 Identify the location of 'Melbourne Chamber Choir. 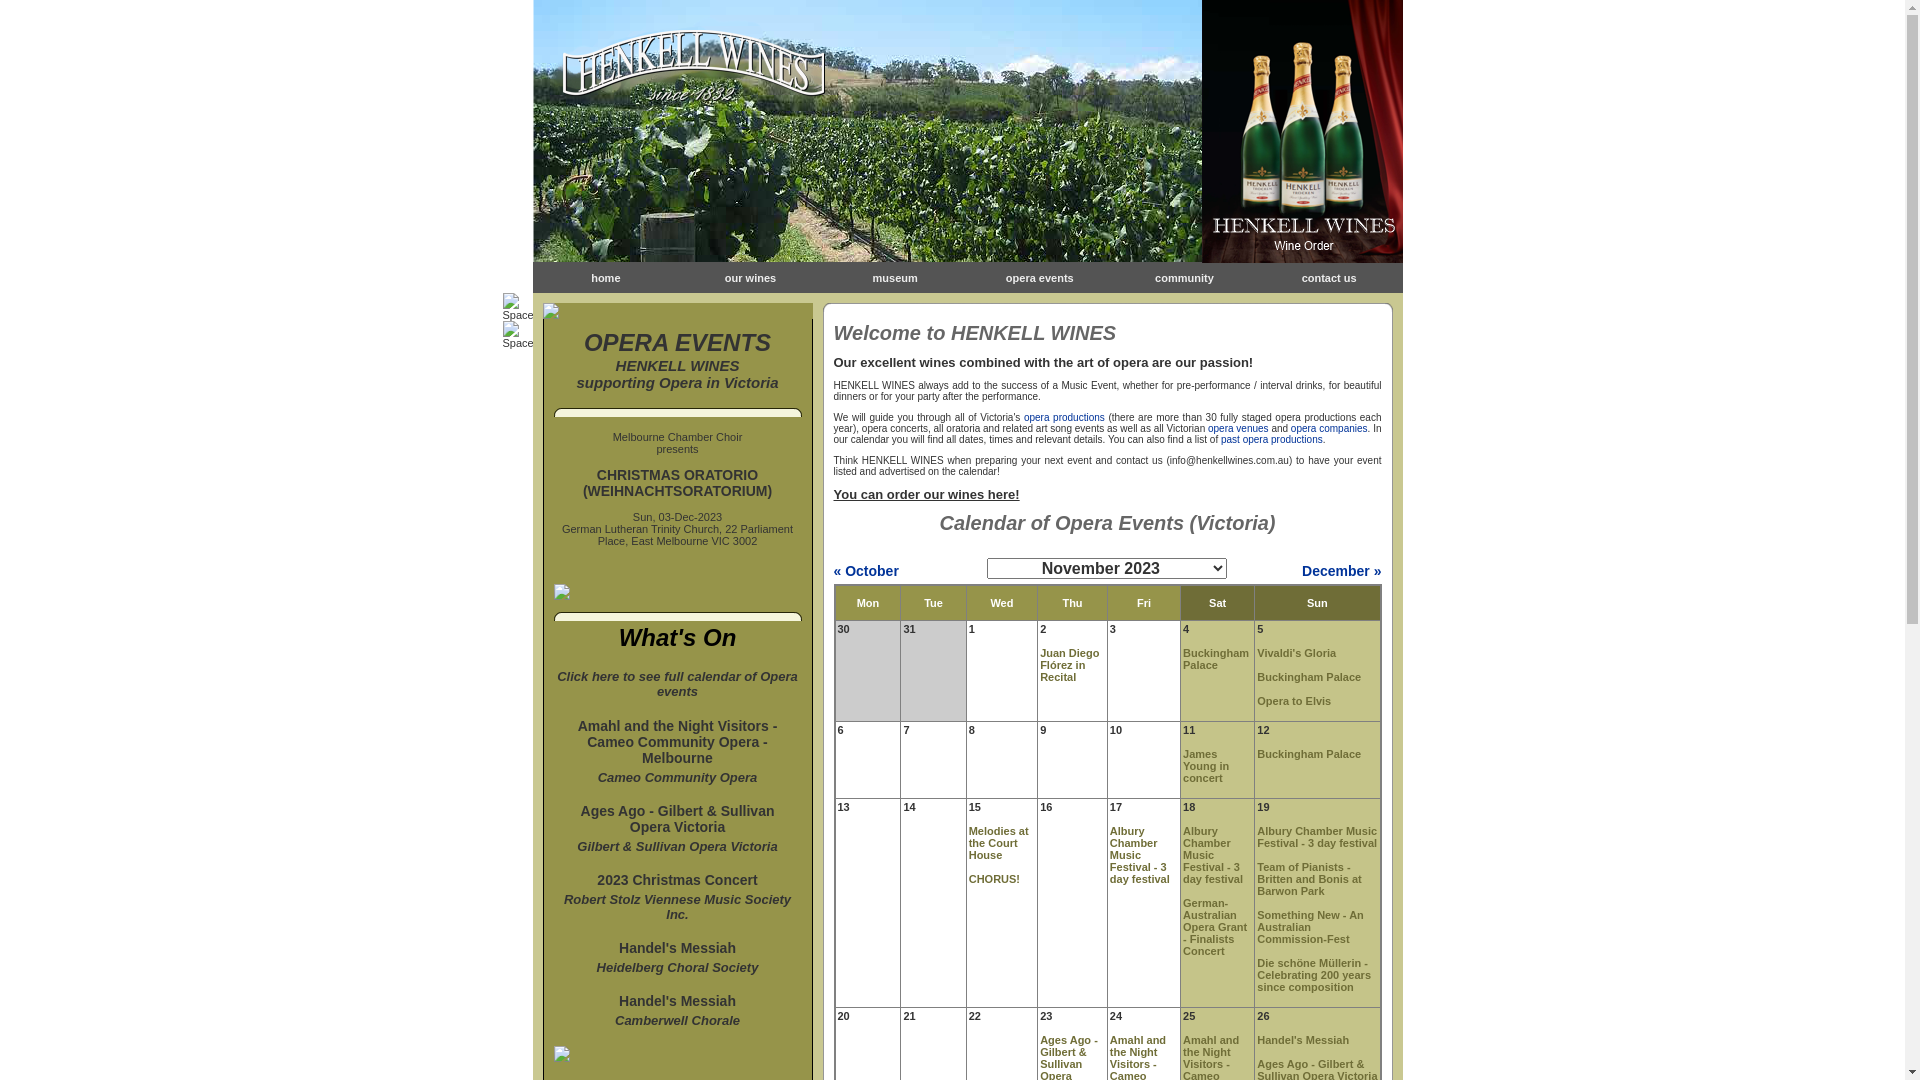
(677, 442).